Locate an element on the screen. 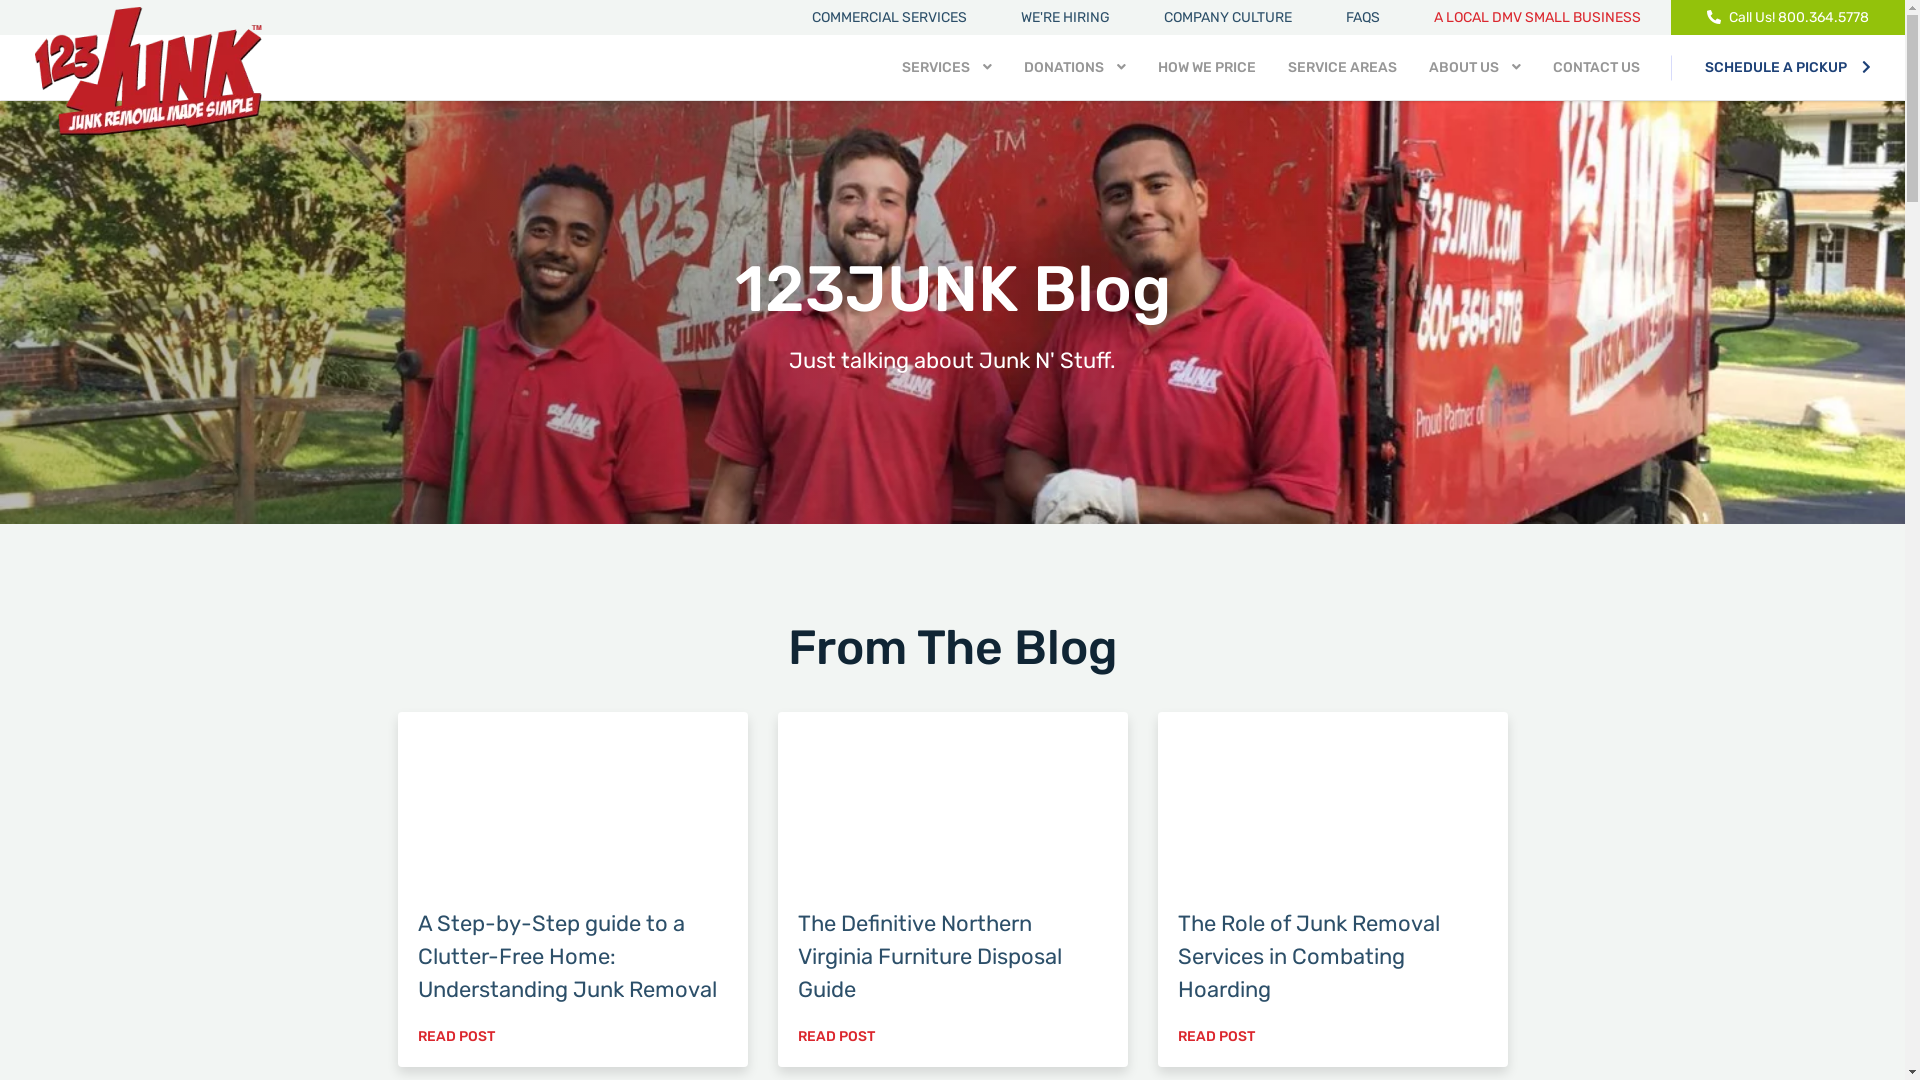 The image size is (1920, 1080). 'COMMERCIAL SERVICES' is located at coordinates (888, 17).